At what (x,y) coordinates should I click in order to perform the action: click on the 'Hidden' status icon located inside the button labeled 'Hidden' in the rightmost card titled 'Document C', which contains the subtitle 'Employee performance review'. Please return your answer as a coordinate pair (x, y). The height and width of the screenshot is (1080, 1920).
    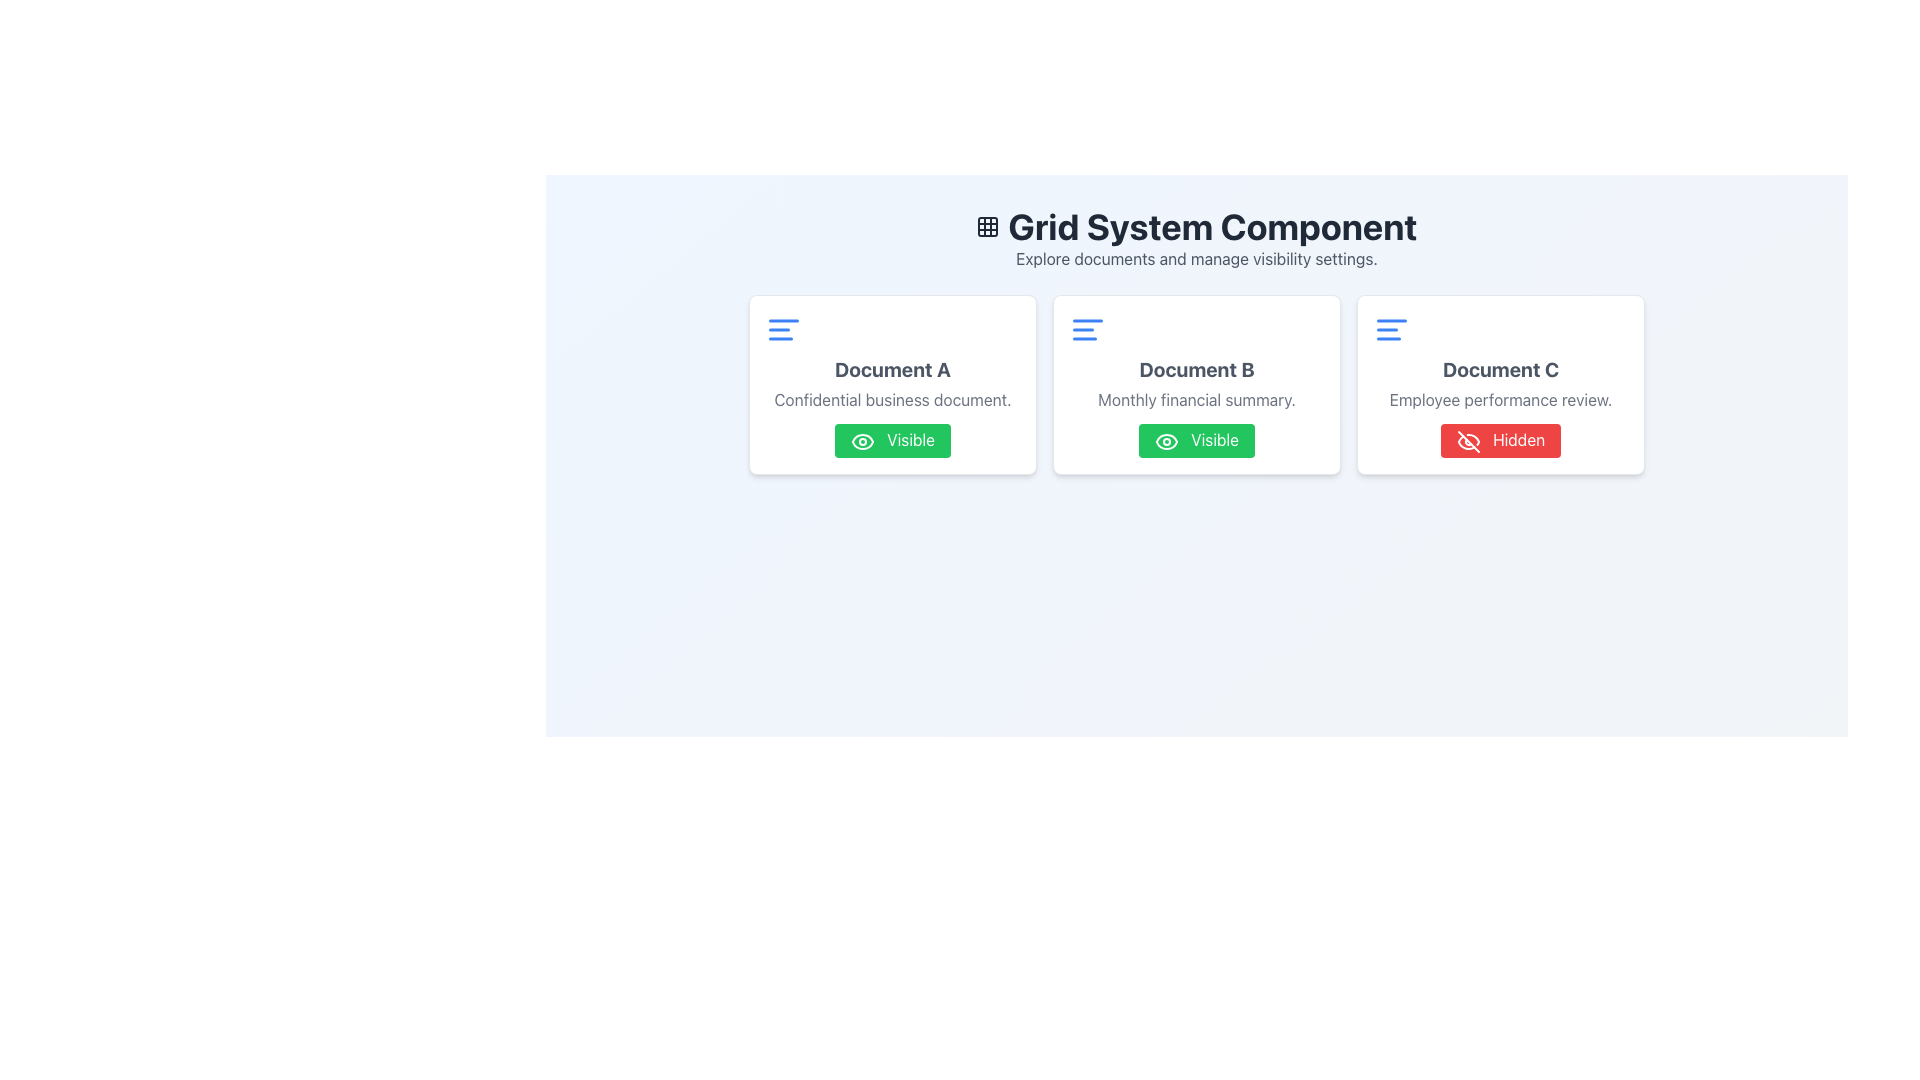
    Looking at the image, I should click on (1468, 440).